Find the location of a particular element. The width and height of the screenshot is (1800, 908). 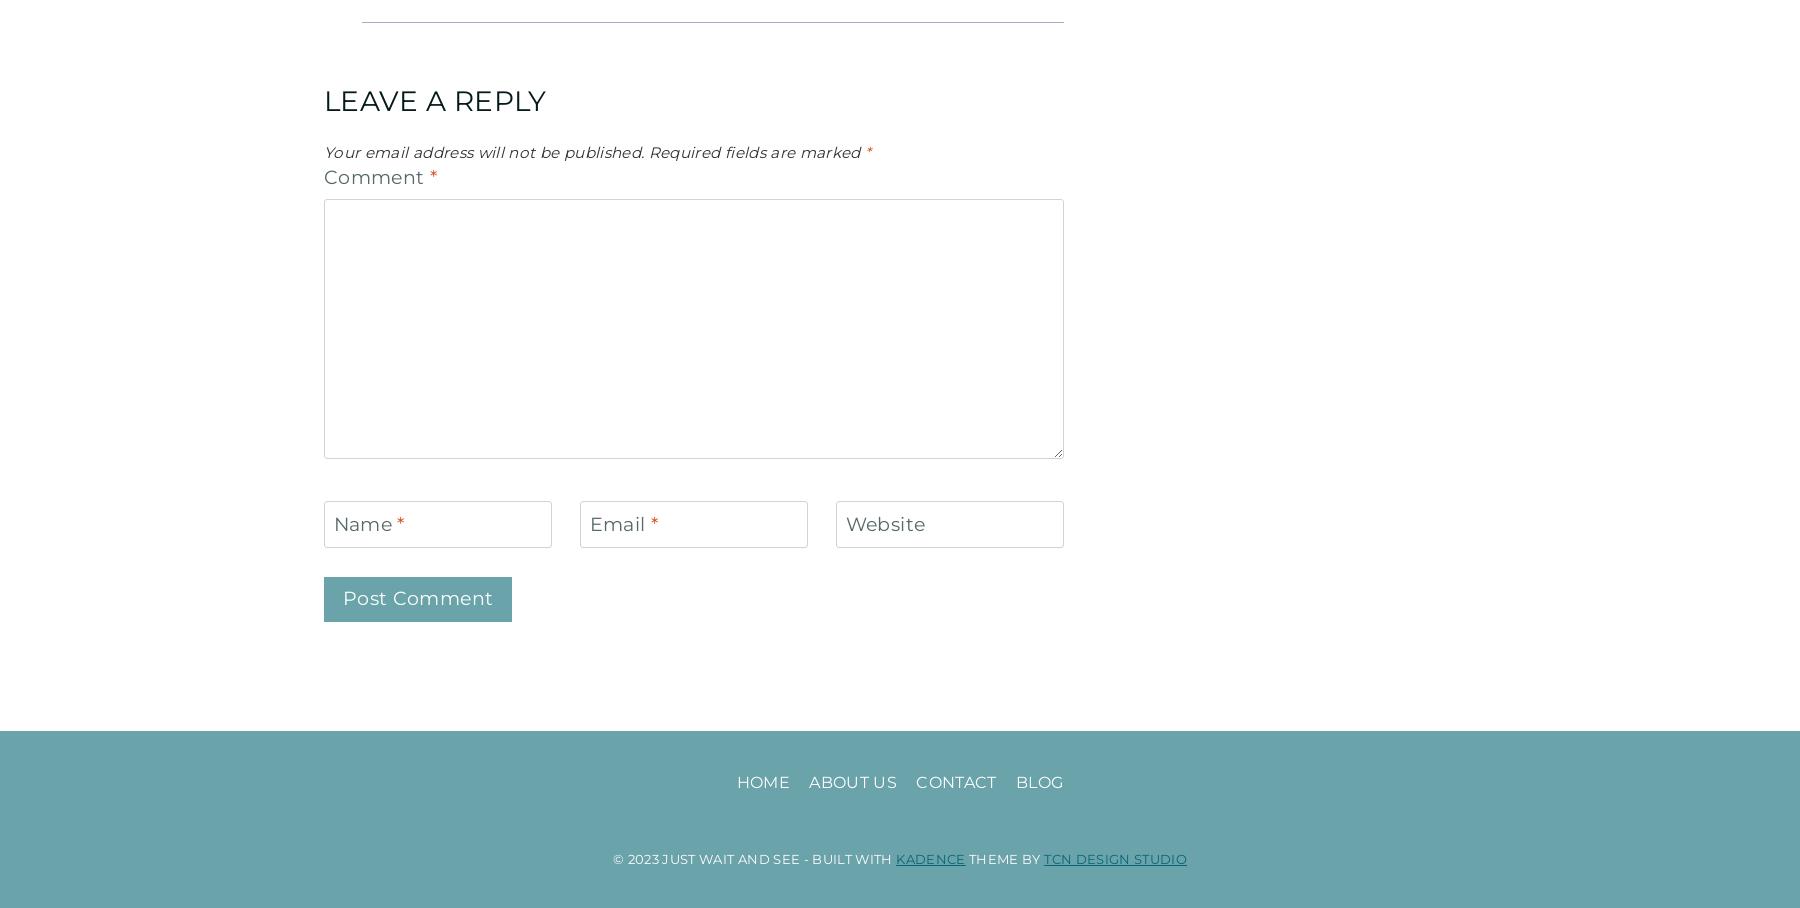

'Contact' is located at coordinates (954, 781).